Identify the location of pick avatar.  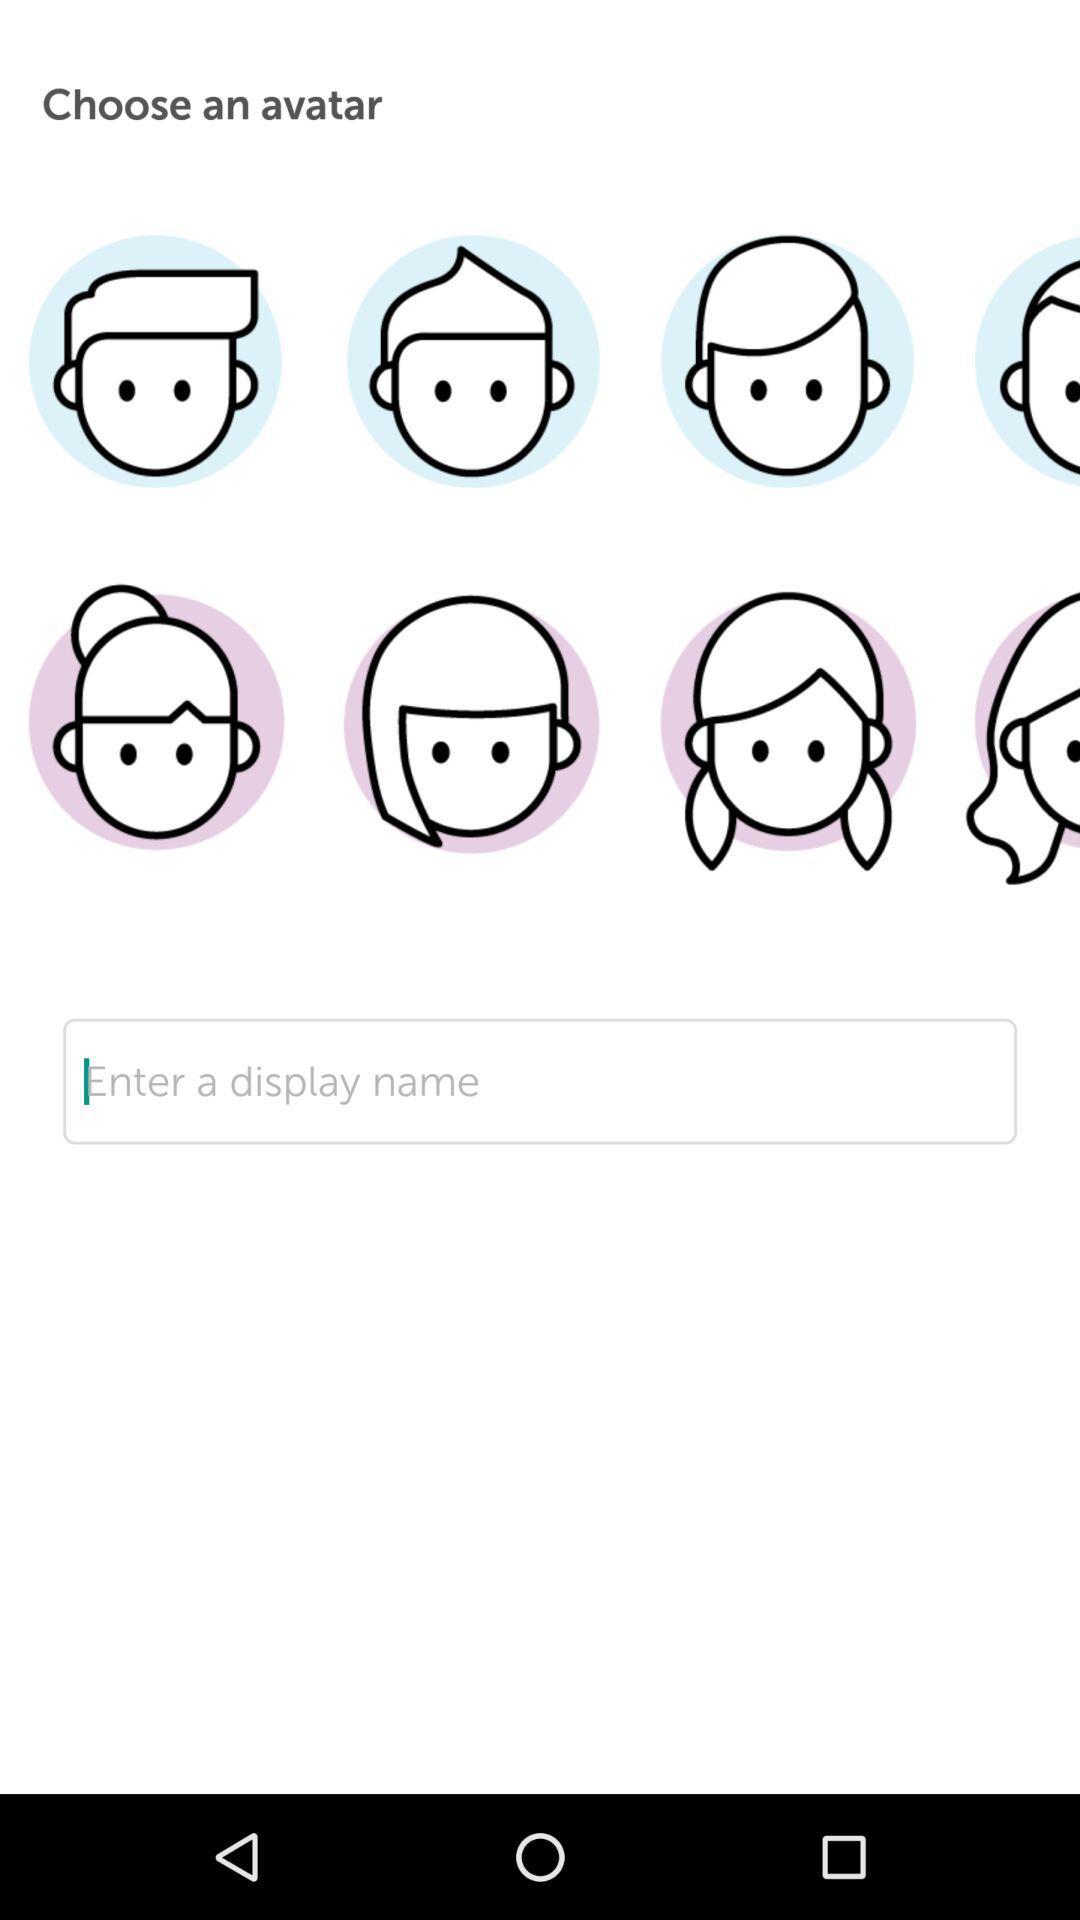
(1012, 752).